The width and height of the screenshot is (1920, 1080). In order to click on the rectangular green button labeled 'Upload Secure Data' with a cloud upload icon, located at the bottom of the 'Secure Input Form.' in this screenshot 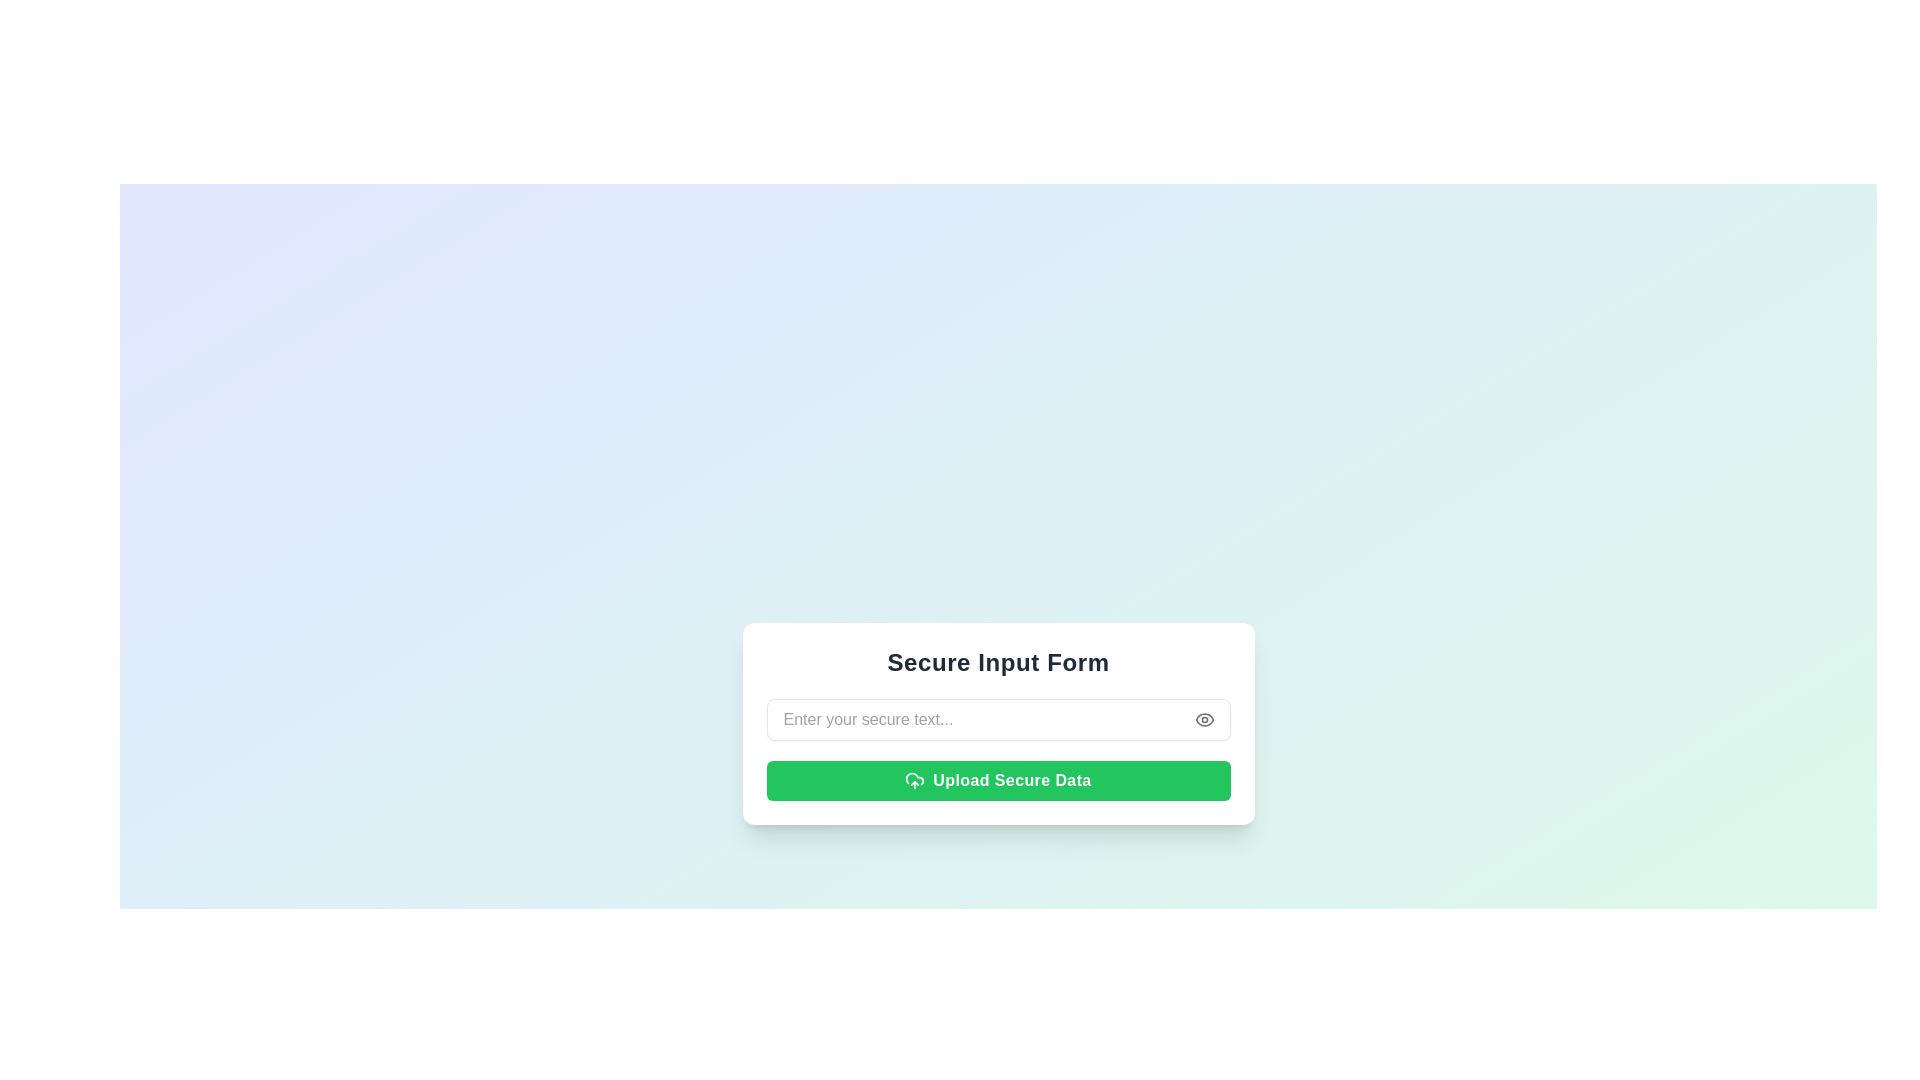, I will do `click(998, 779)`.